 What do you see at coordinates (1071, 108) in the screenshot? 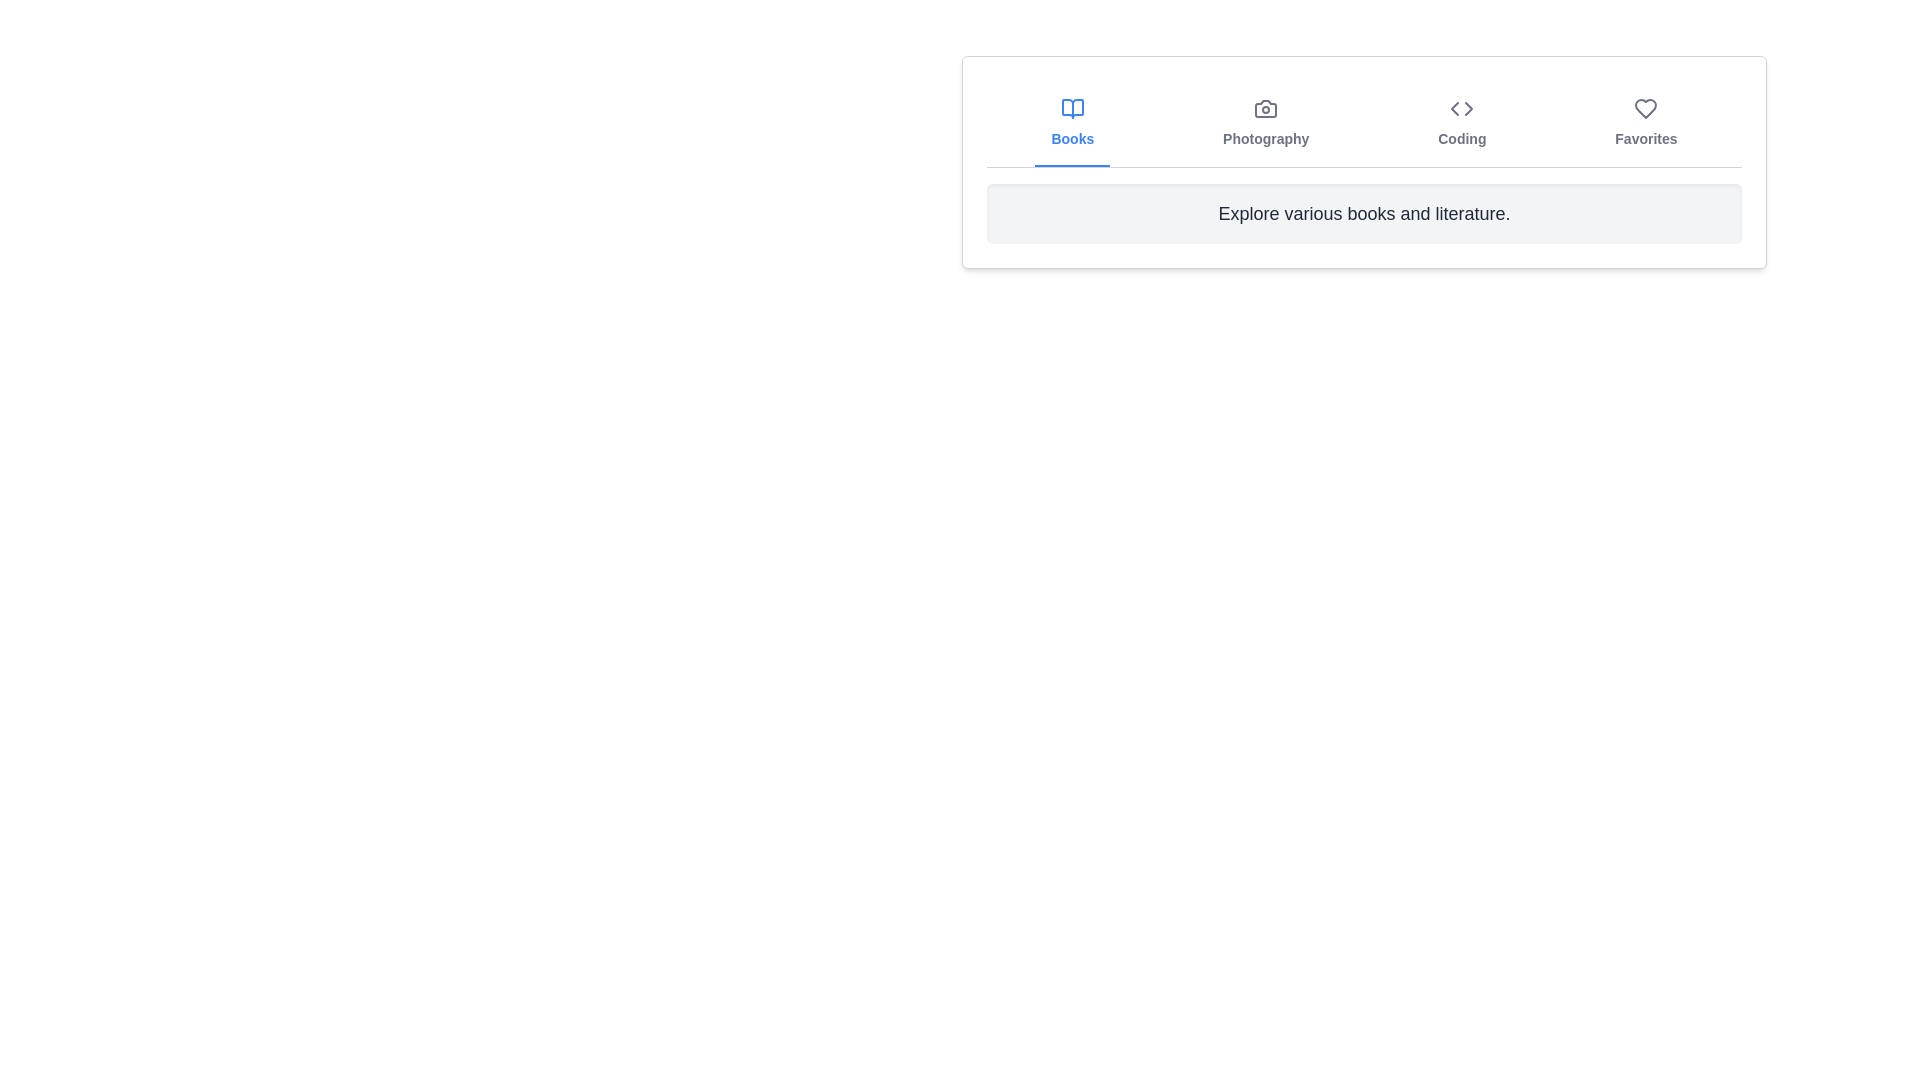
I see `the 'Books' category icon, which is centrally positioned above the text label 'Books' in the horizontal menu bar, and is the first icon in the group` at bounding box center [1071, 108].